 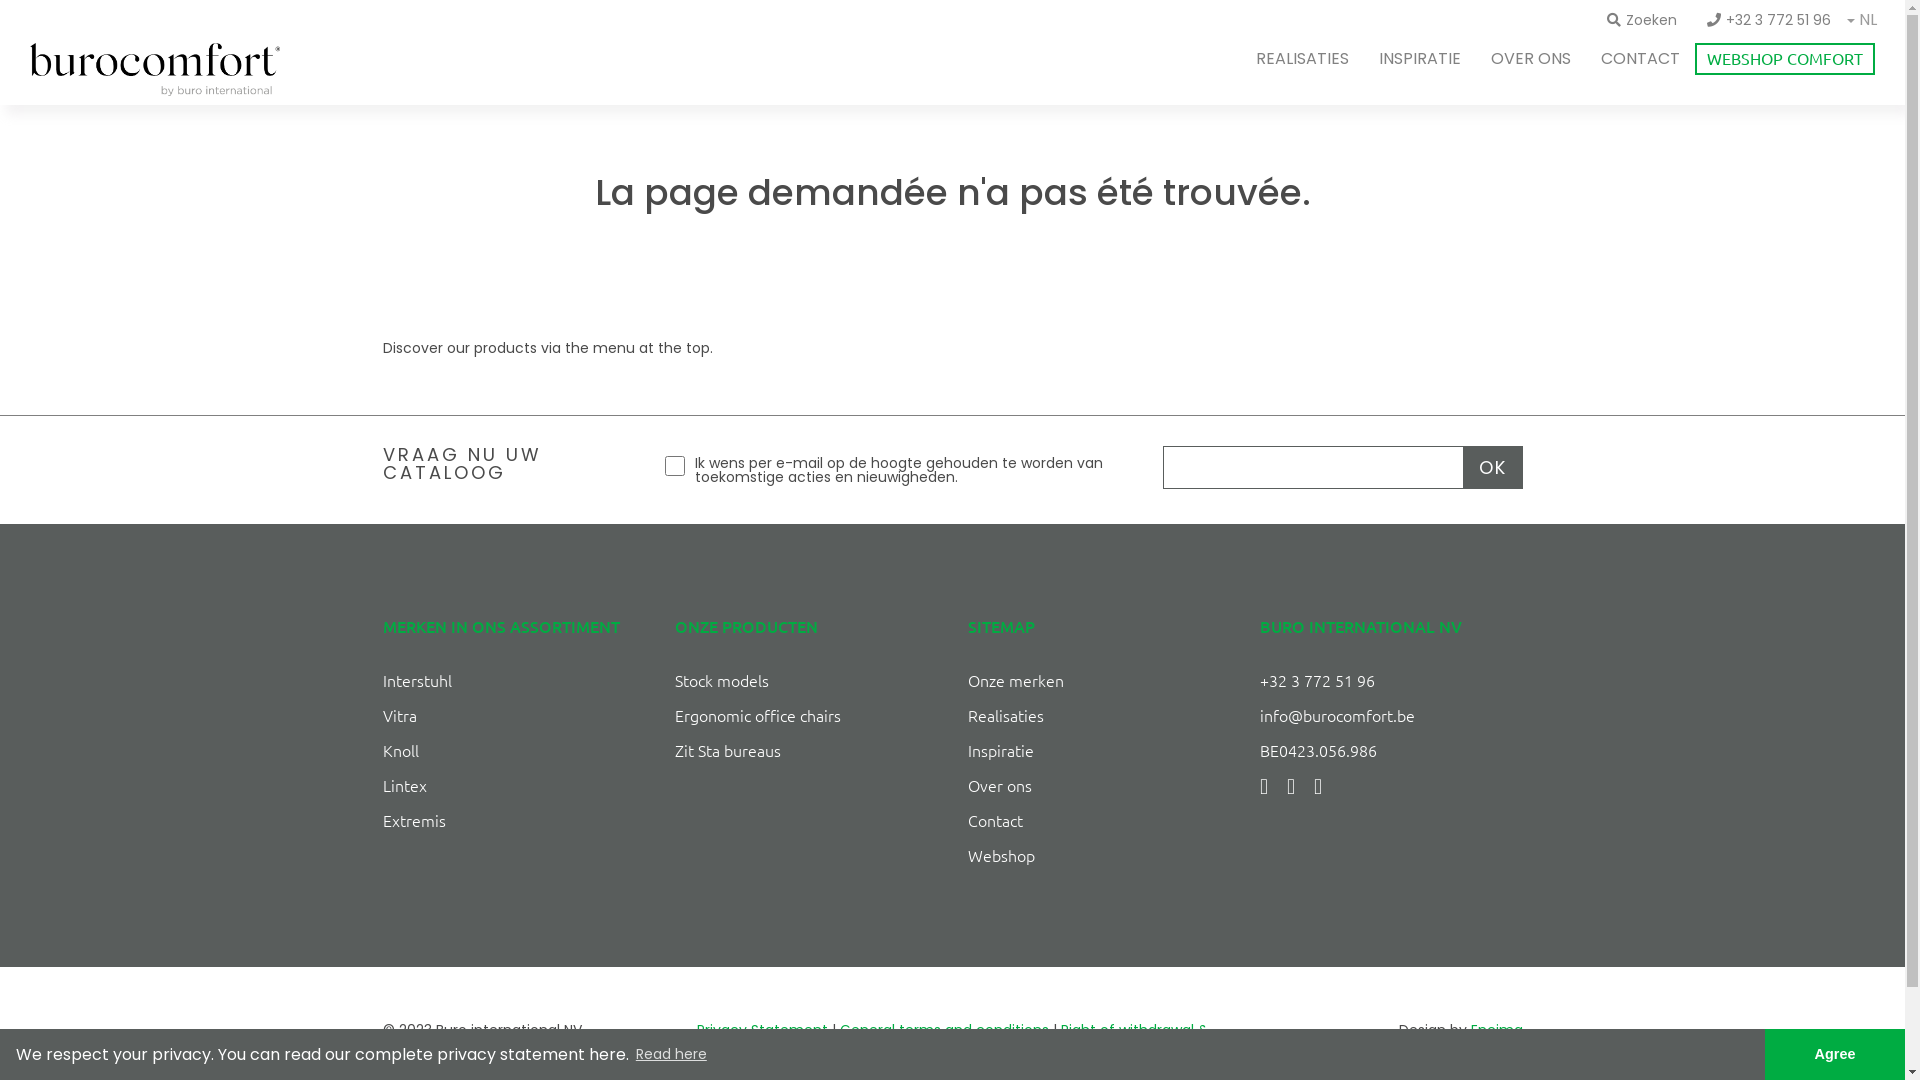 What do you see at coordinates (399, 749) in the screenshot?
I see `'Knoll'` at bounding box center [399, 749].